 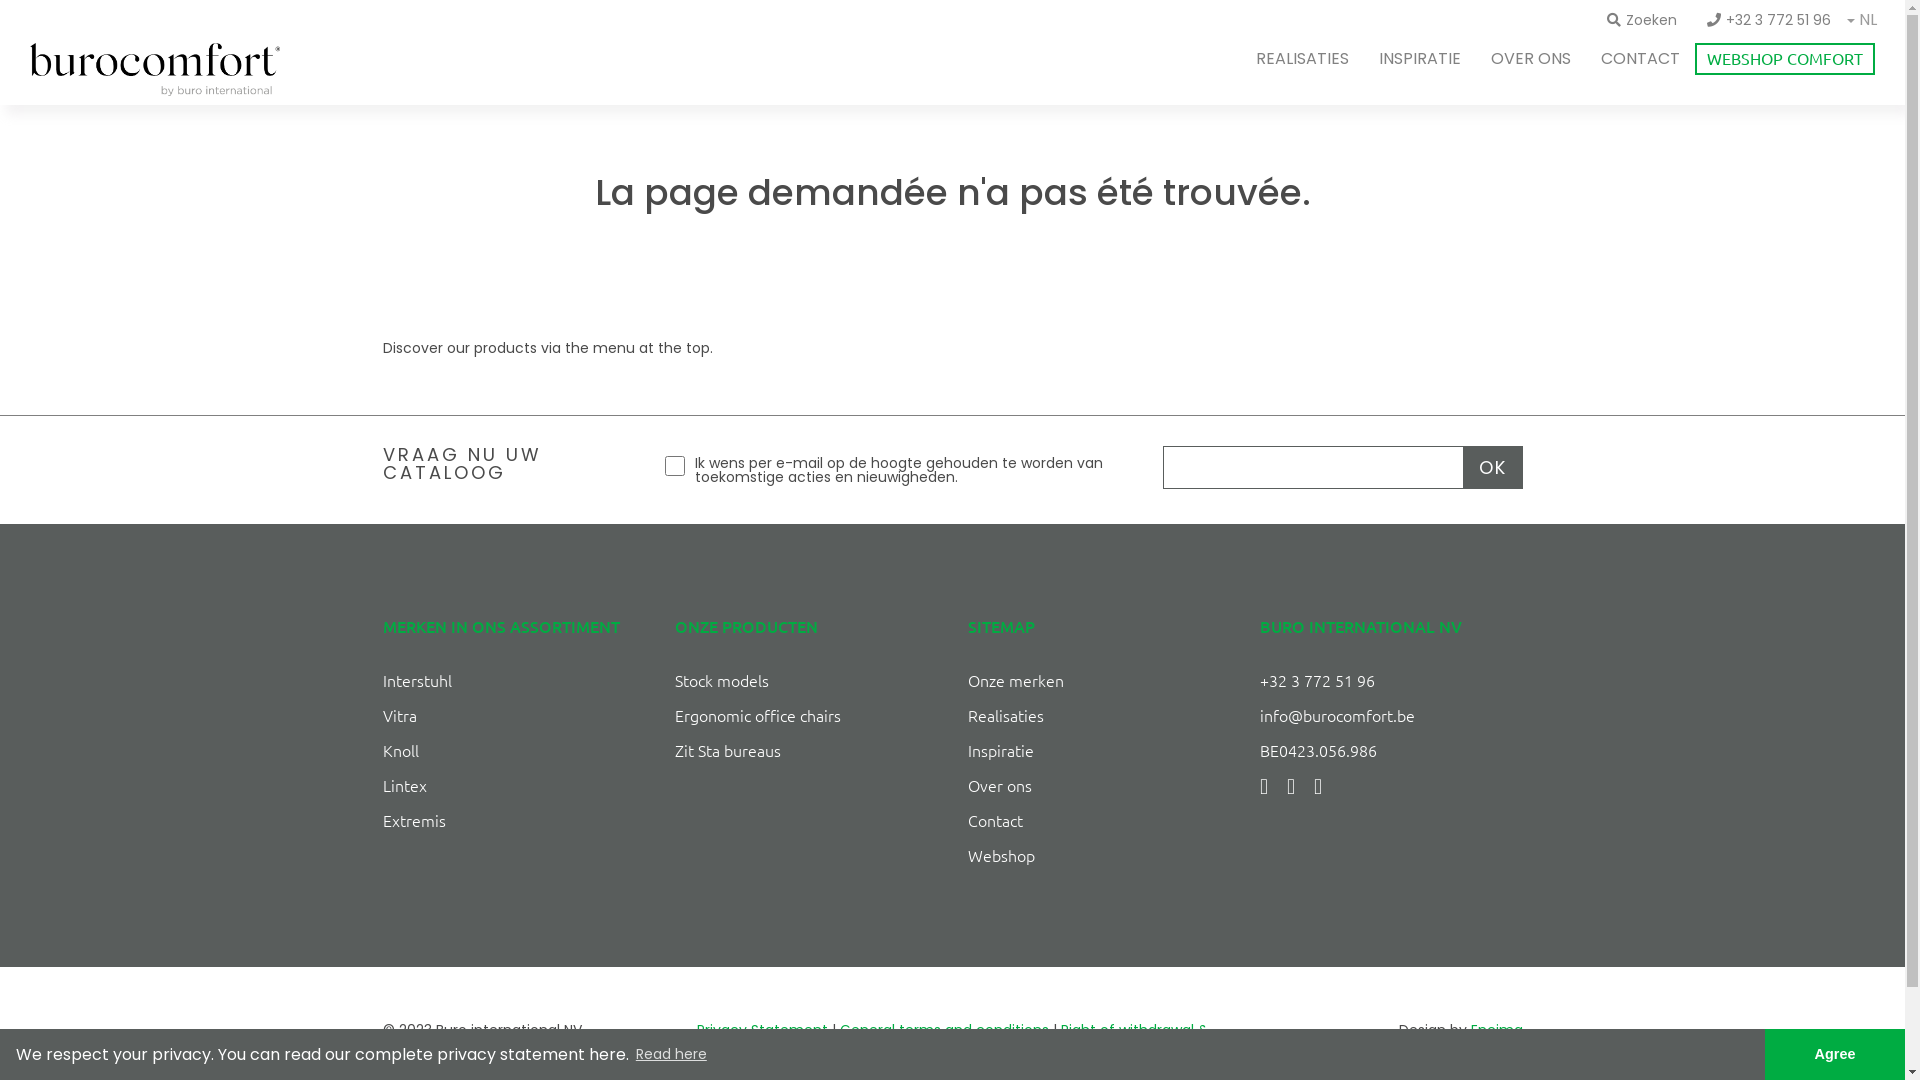 What do you see at coordinates (399, 749) in the screenshot?
I see `'Knoll'` at bounding box center [399, 749].